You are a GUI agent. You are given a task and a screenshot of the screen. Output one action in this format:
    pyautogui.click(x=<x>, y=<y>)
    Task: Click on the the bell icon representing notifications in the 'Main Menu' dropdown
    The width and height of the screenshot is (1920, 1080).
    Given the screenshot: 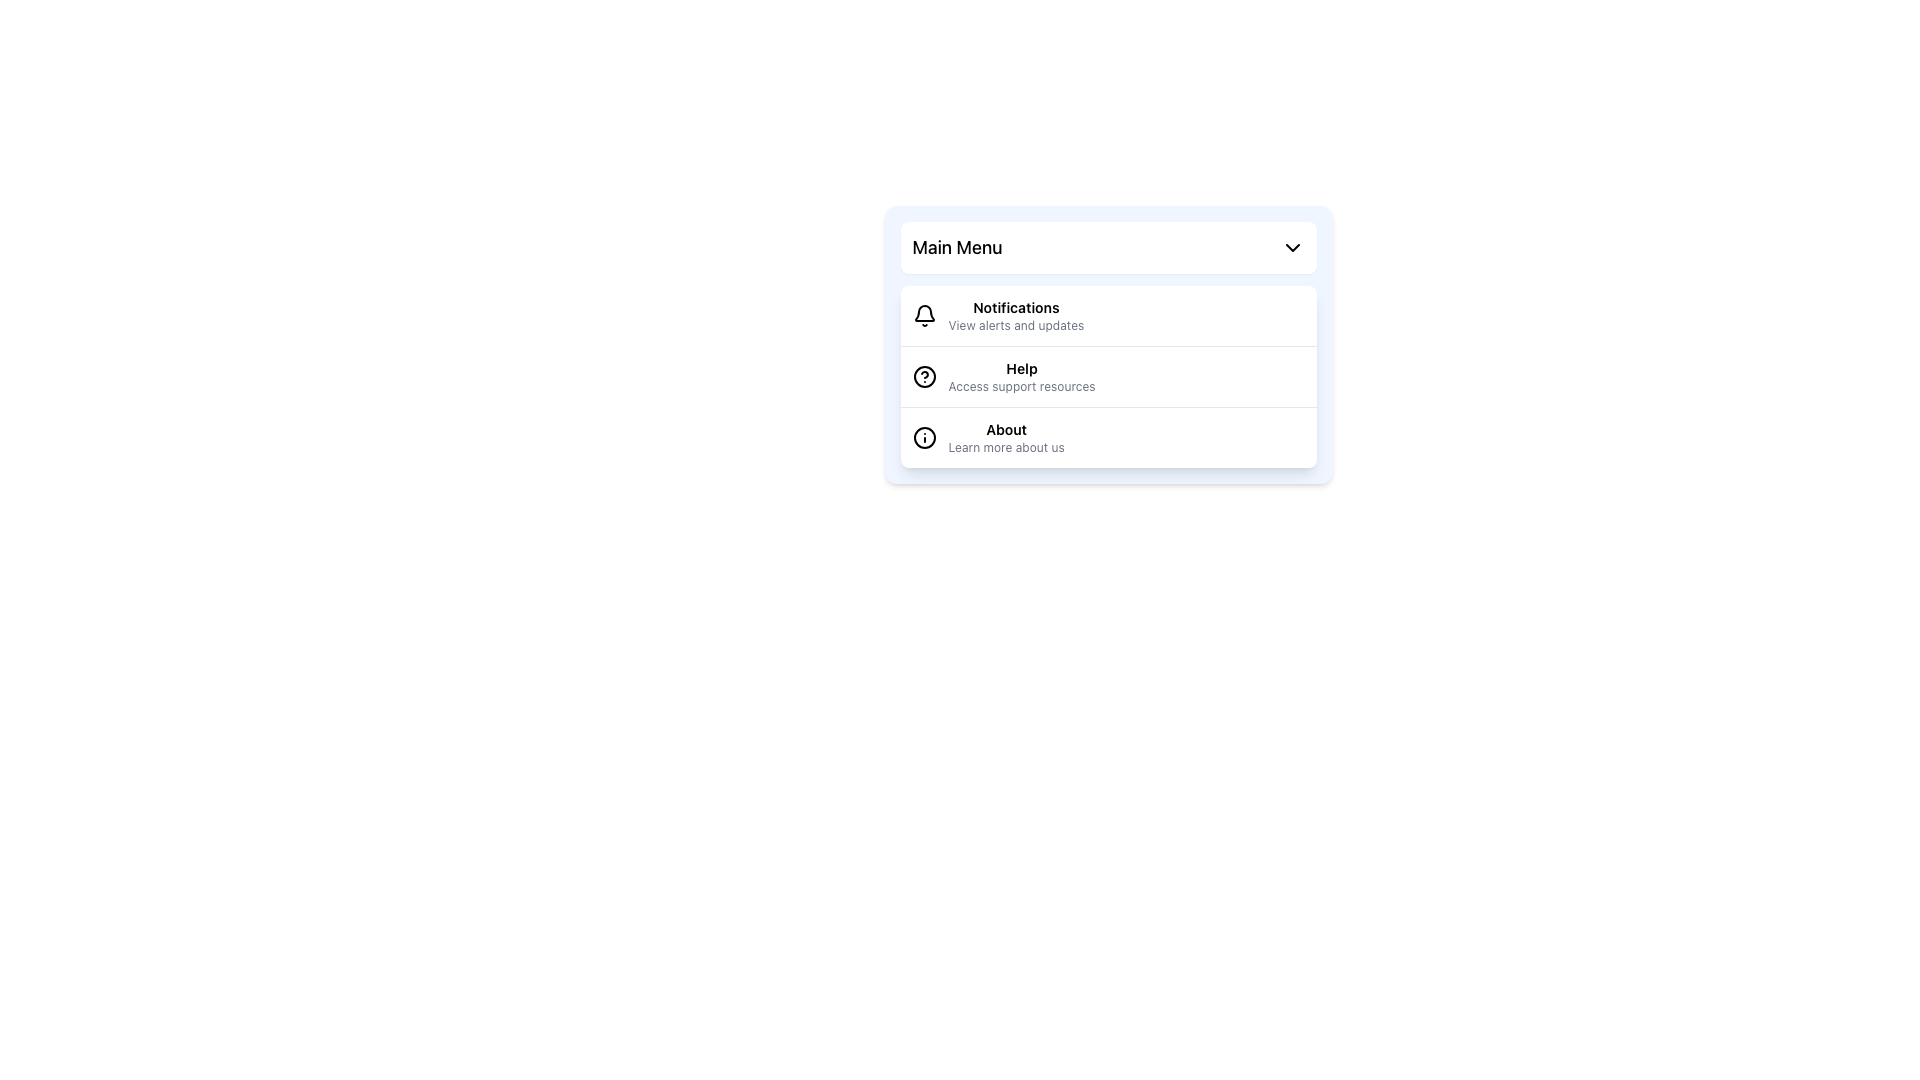 What is the action you would take?
    pyautogui.click(x=923, y=313)
    